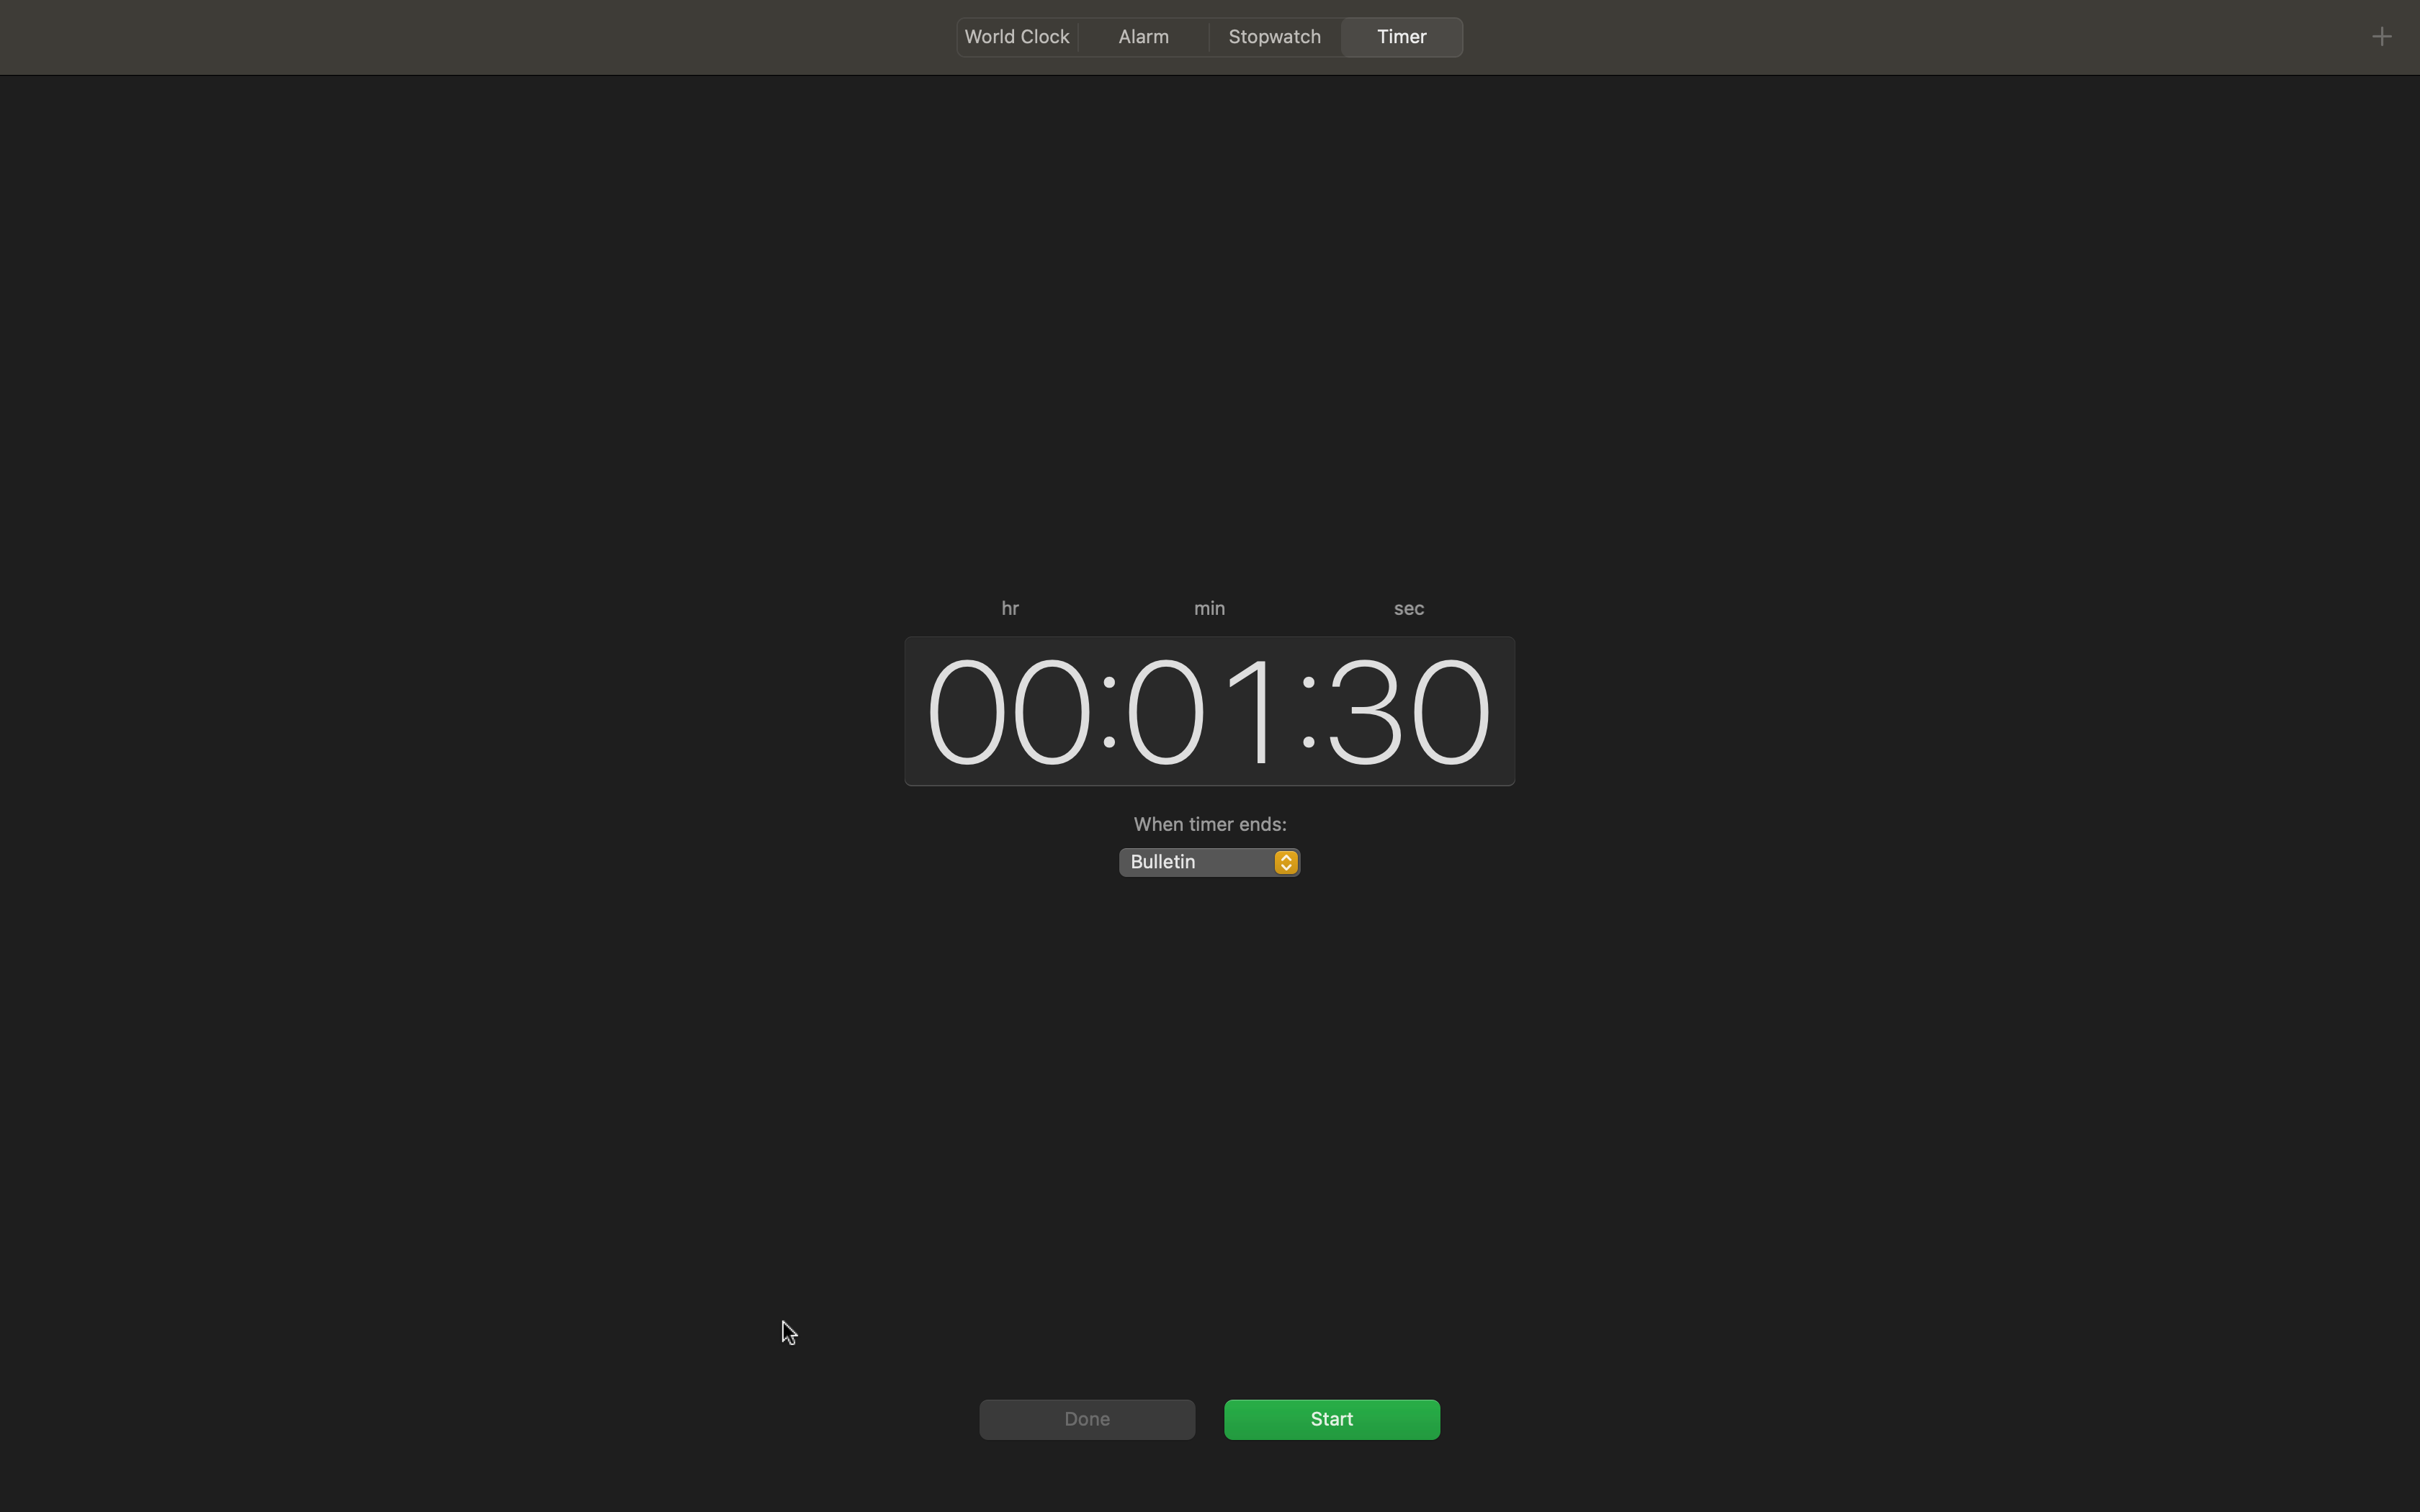  What do you see at coordinates (1411, 705) in the screenshot?
I see `Augment the value of seconds by 10` at bounding box center [1411, 705].